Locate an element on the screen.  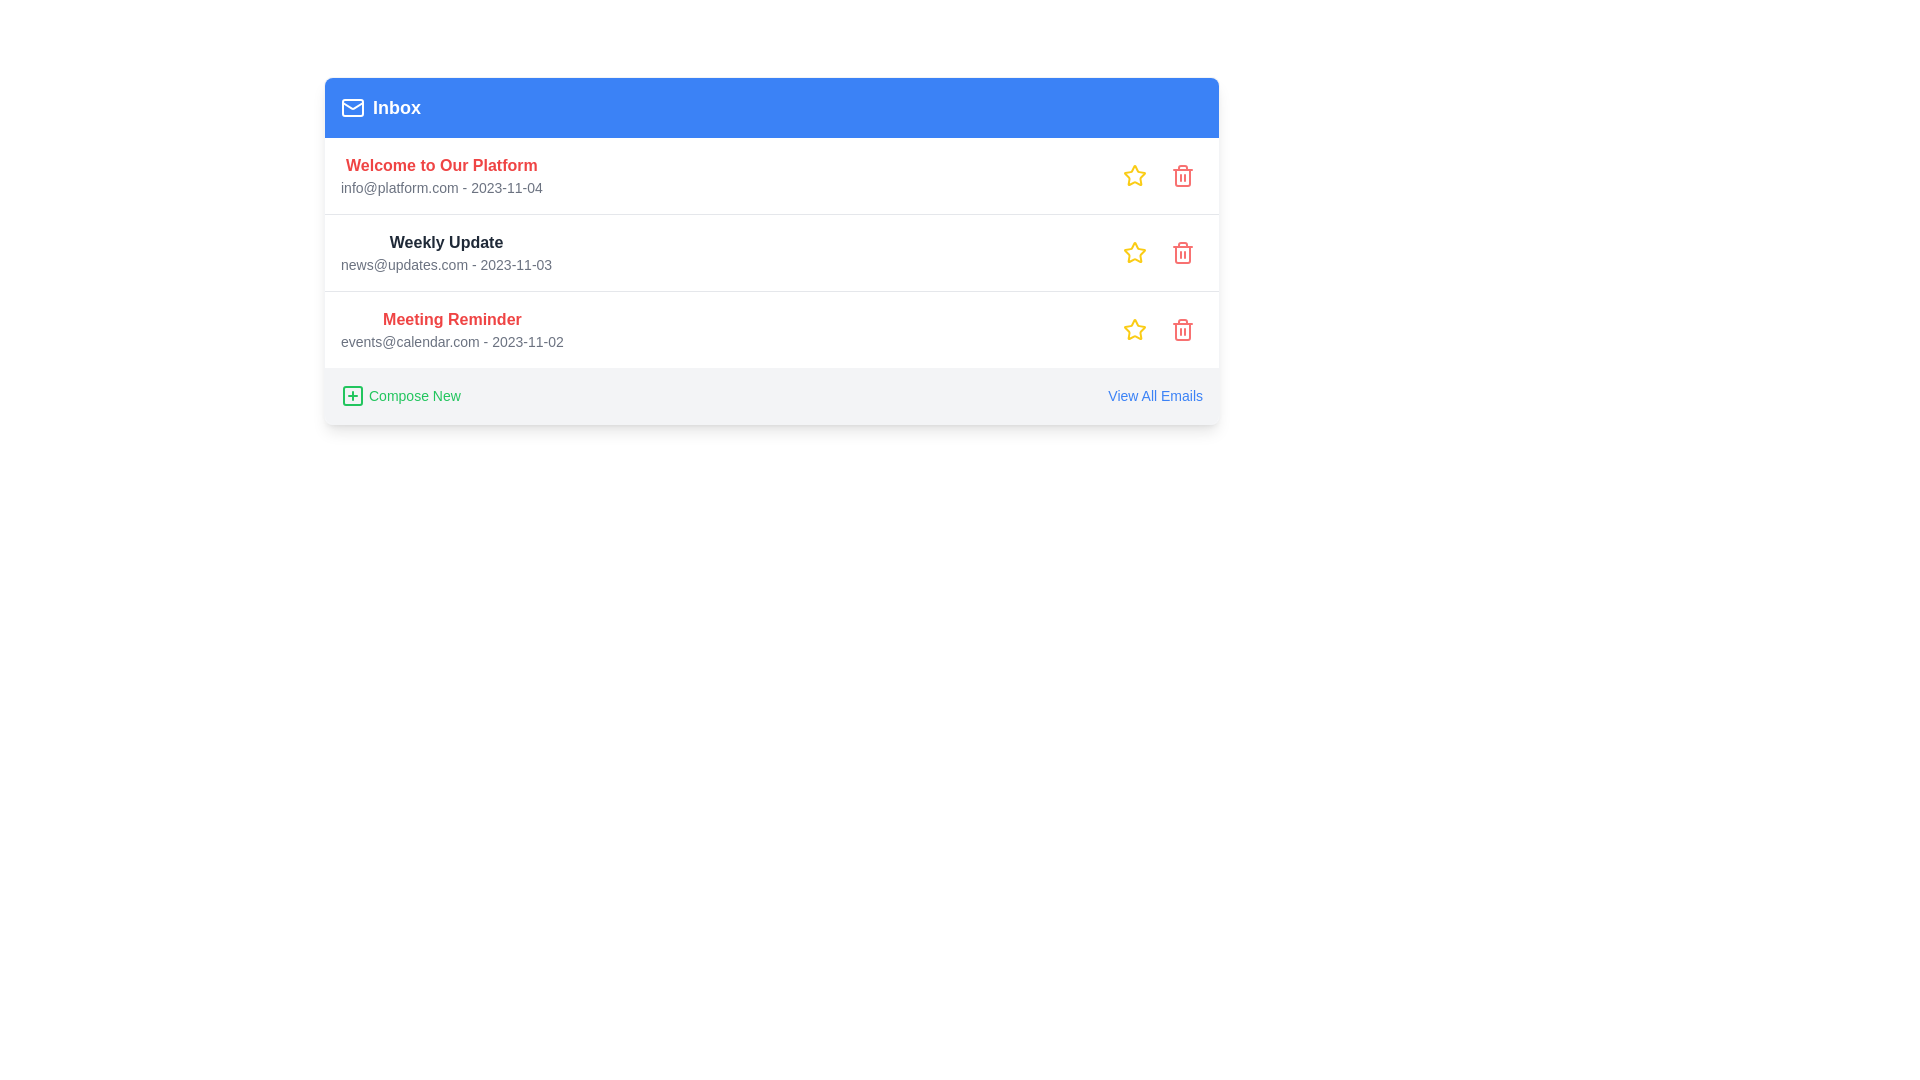
the Interactive icon is located at coordinates (1134, 252).